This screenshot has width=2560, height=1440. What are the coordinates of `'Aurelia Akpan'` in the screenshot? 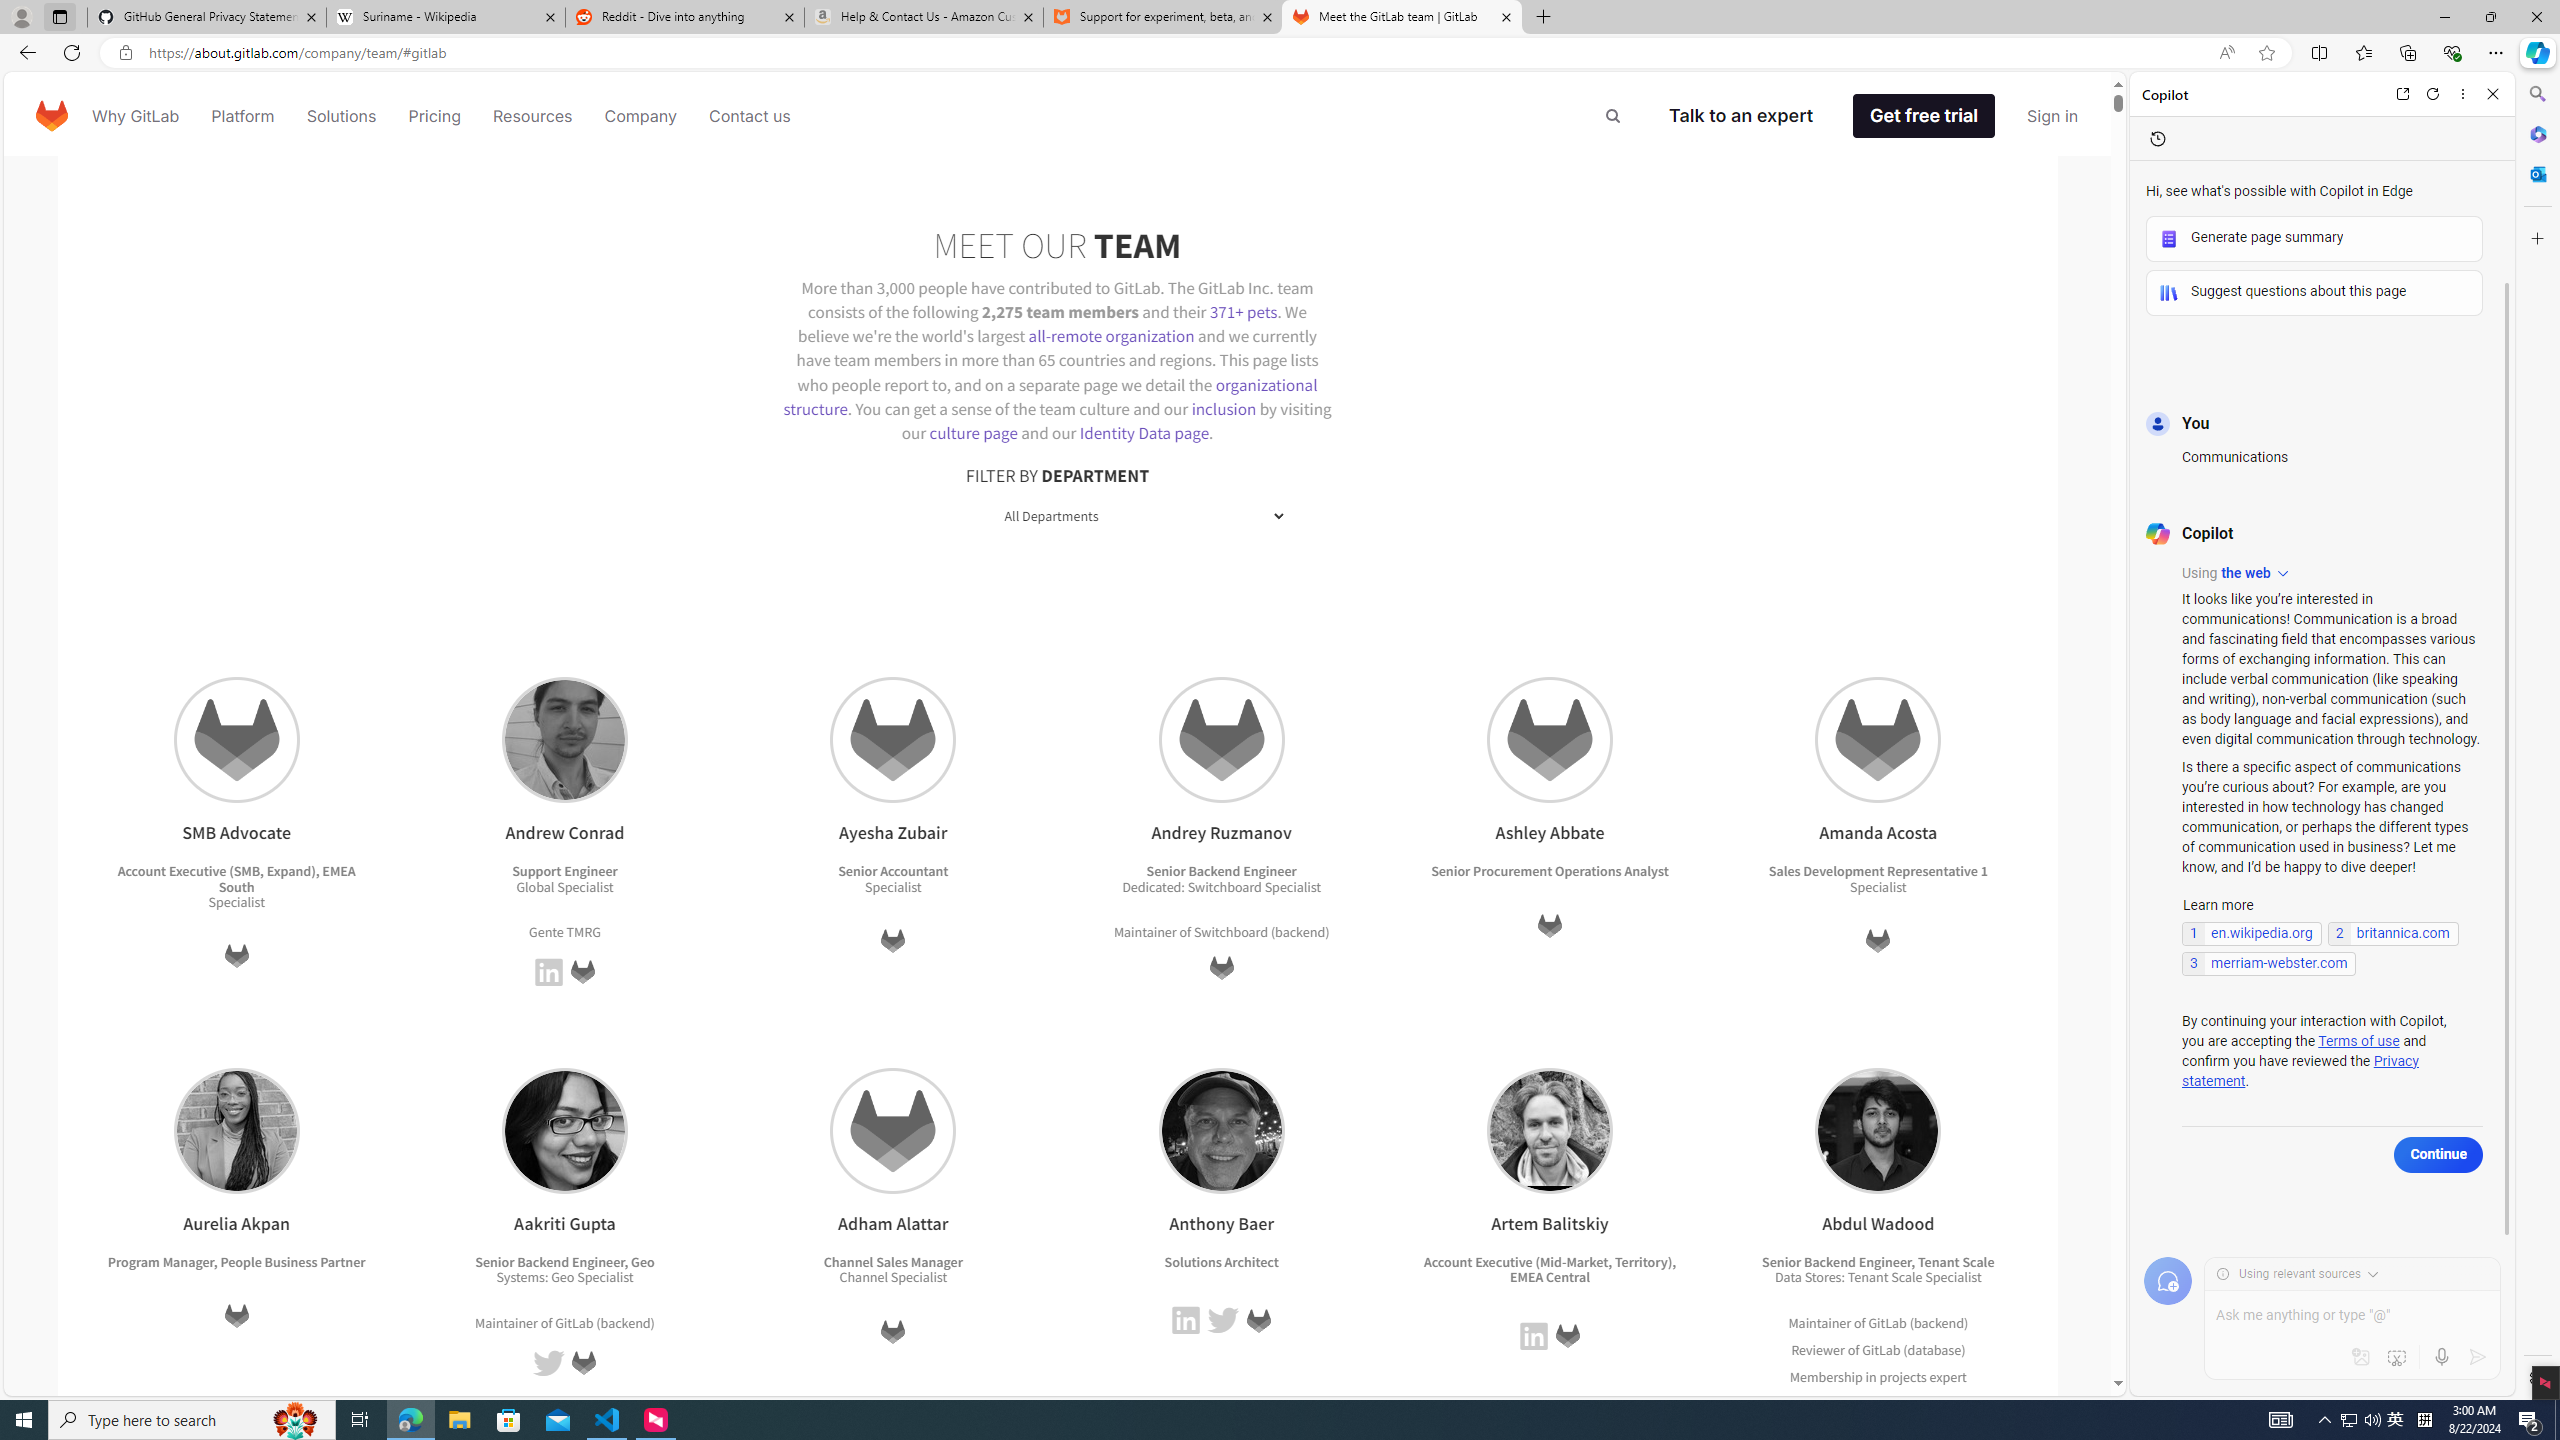 It's located at (236, 1129).